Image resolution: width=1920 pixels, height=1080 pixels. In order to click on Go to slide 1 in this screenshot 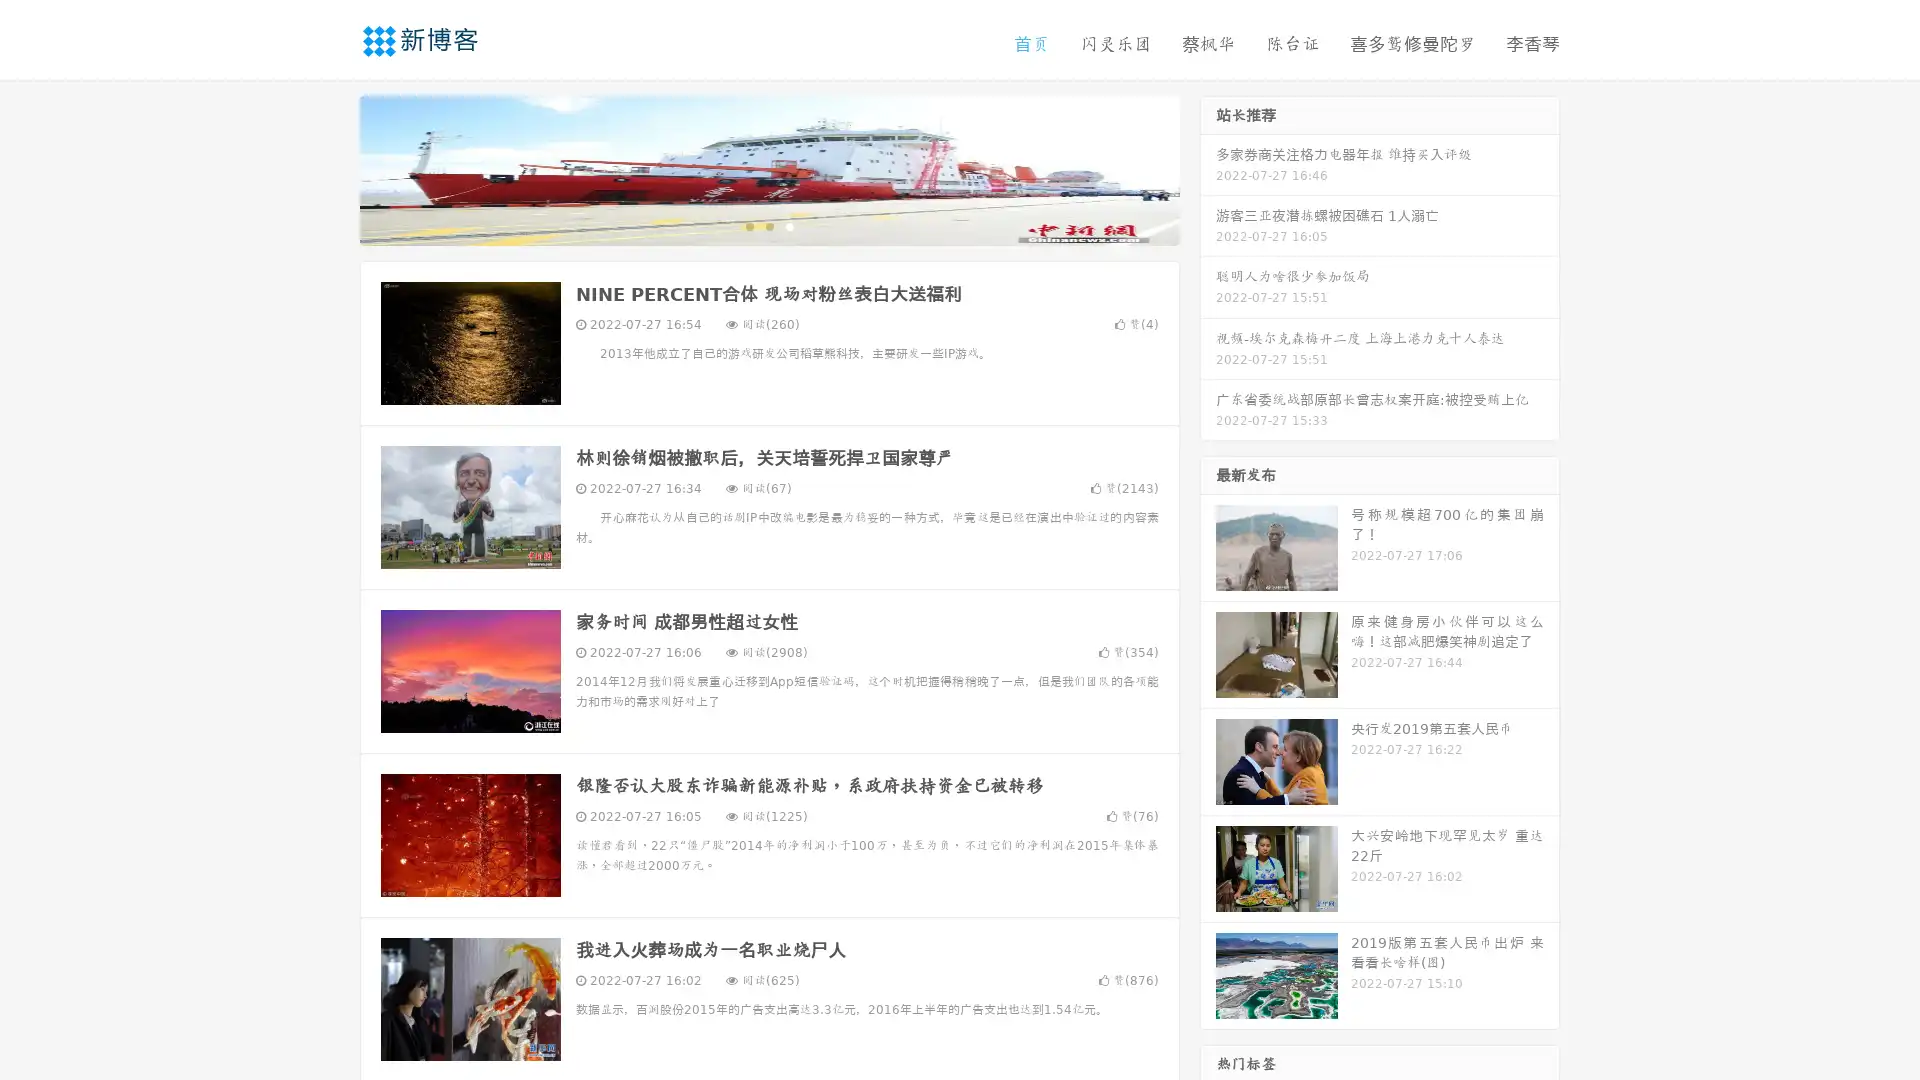, I will do `click(748, 225)`.